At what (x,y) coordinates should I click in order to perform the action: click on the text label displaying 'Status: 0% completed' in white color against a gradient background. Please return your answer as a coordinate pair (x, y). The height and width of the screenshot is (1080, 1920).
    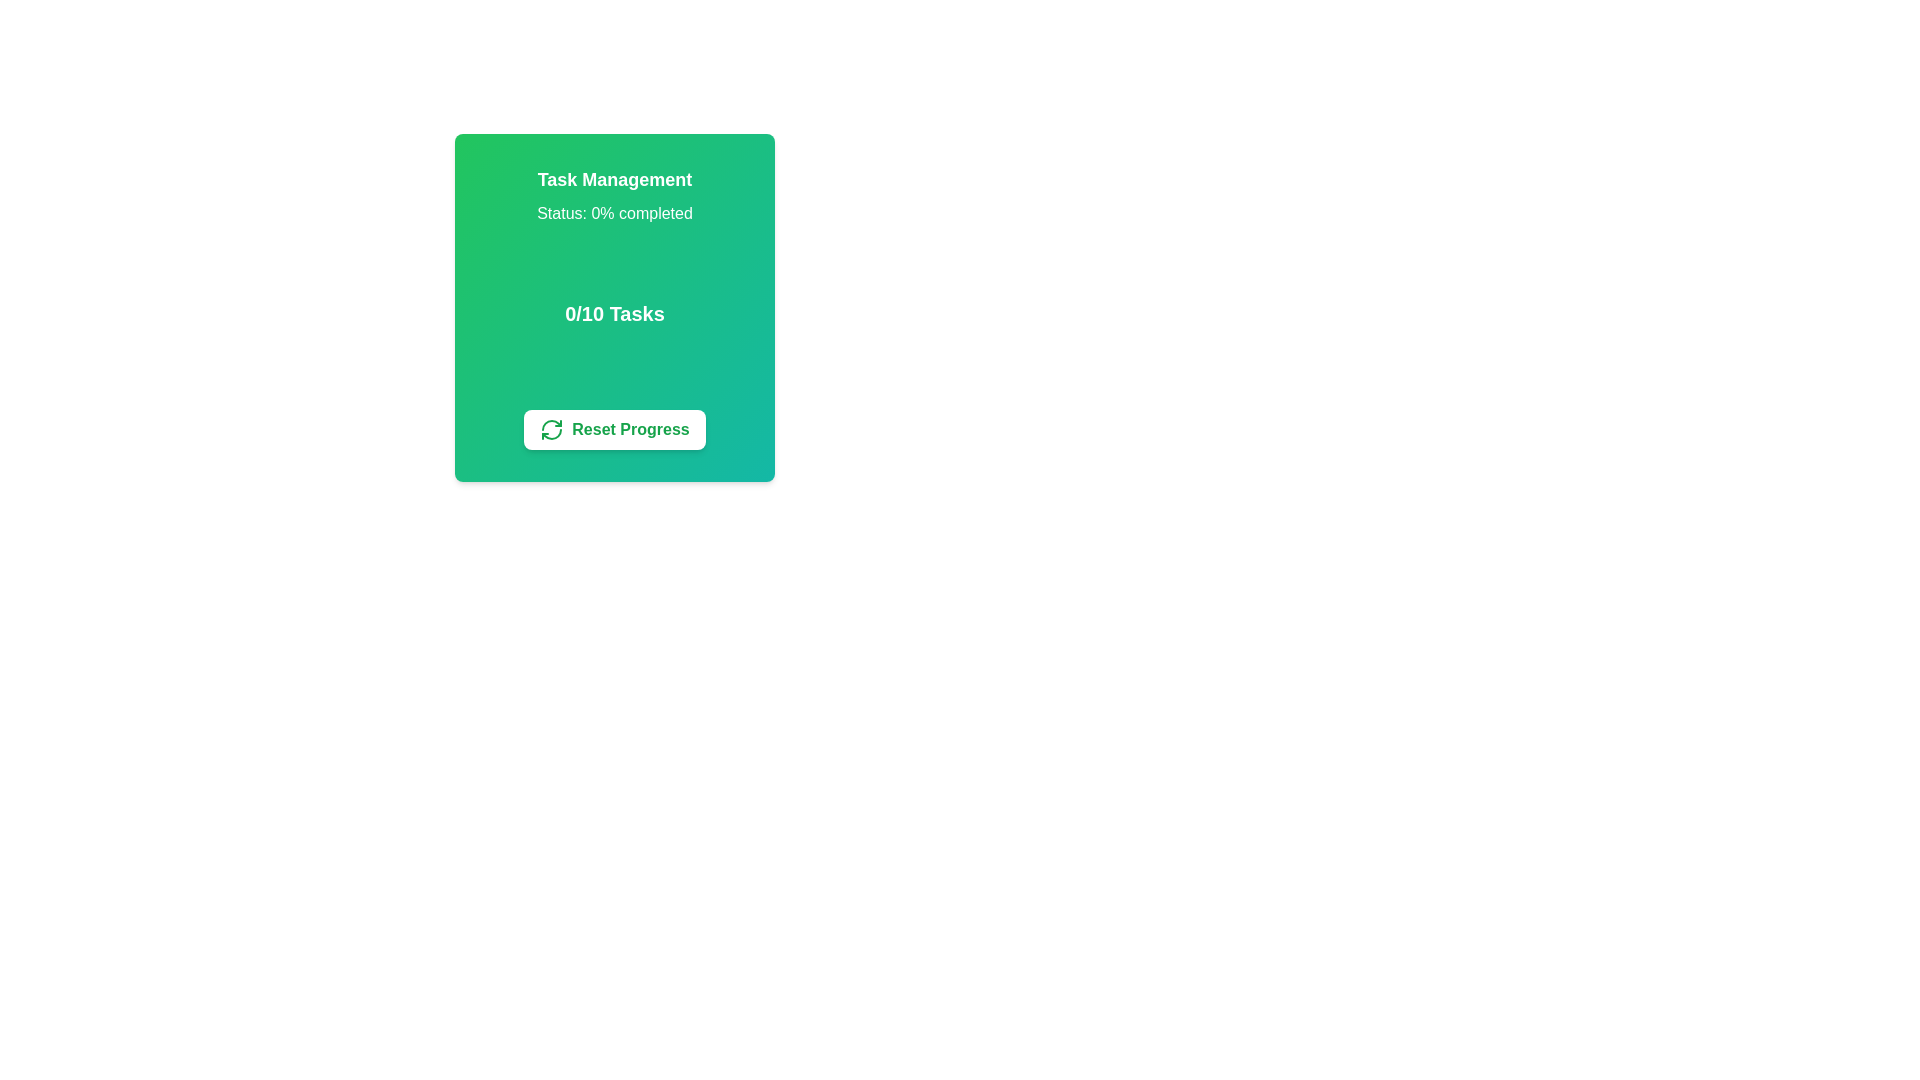
    Looking at the image, I should click on (613, 213).